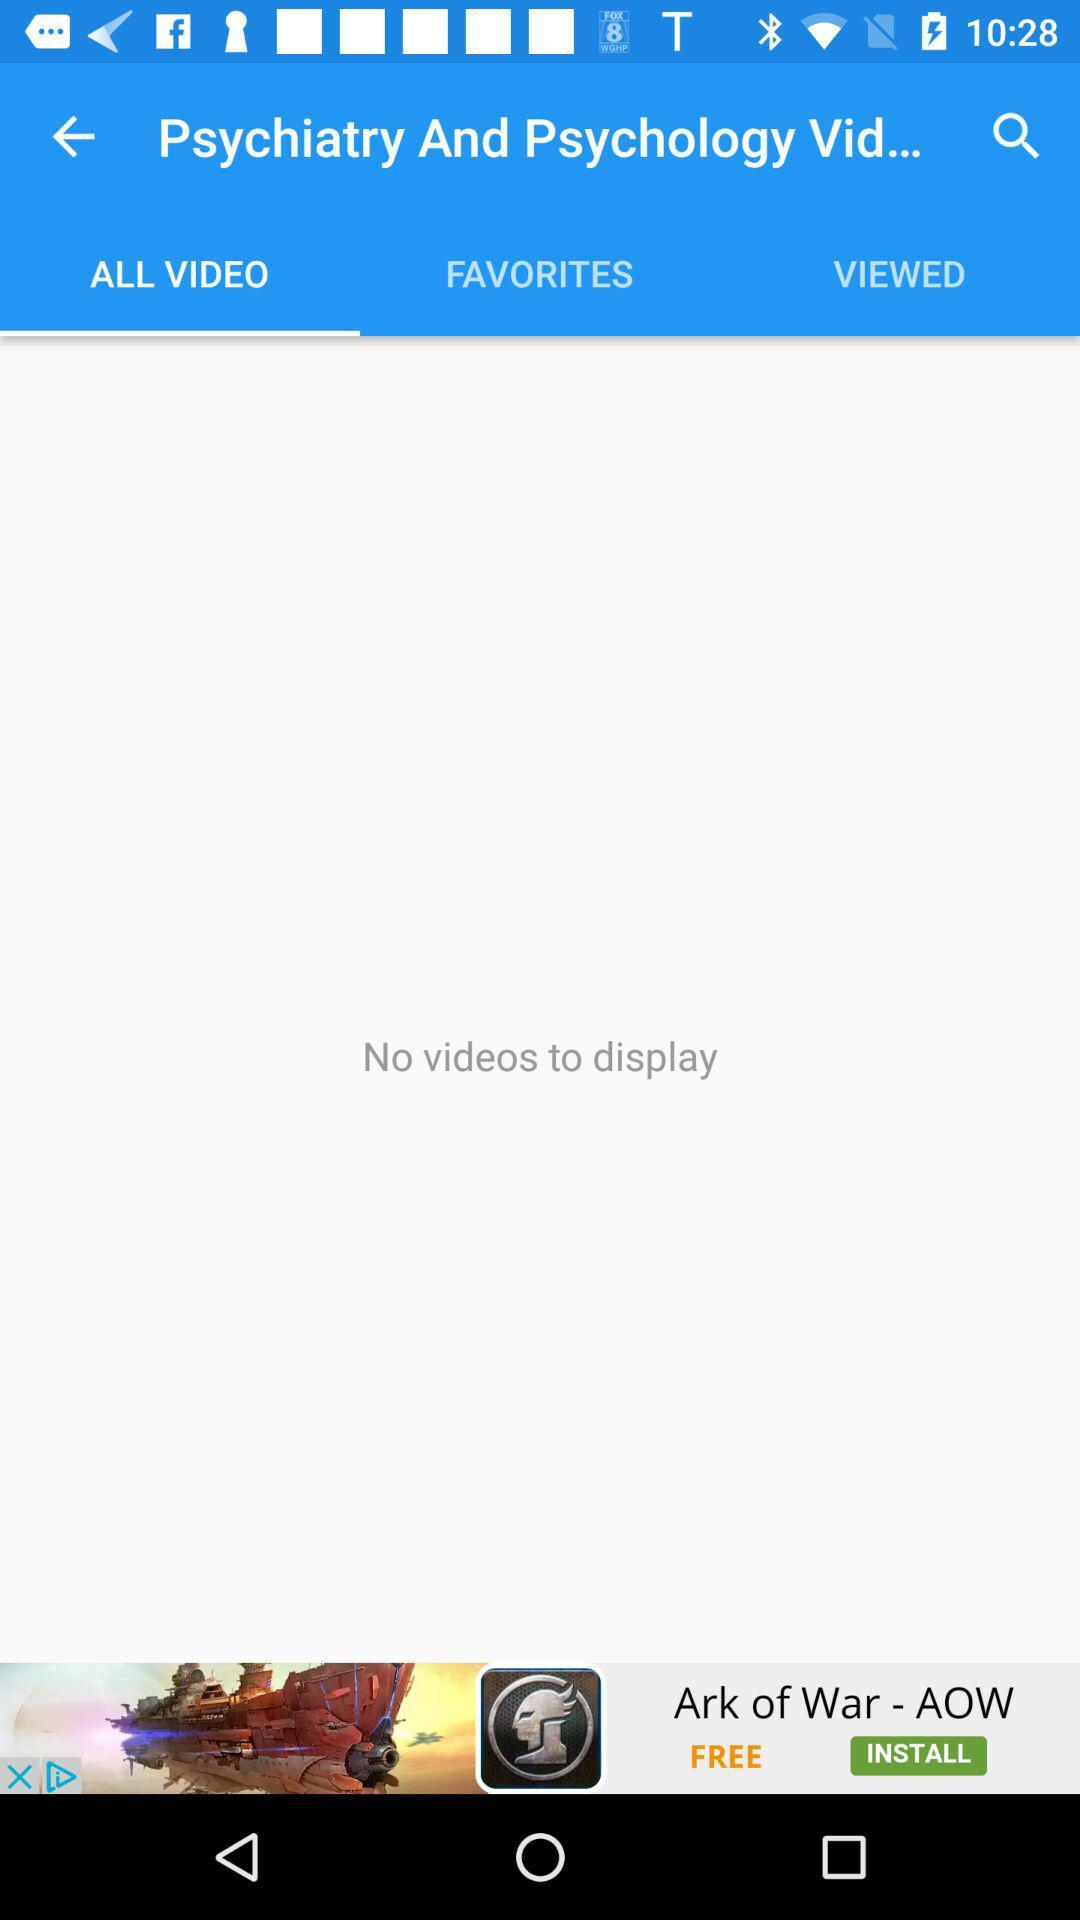  What do you see at coordinates (540, 1727) in the screenshot?
I see `learn about this product` at bounding box center [540, 1727].